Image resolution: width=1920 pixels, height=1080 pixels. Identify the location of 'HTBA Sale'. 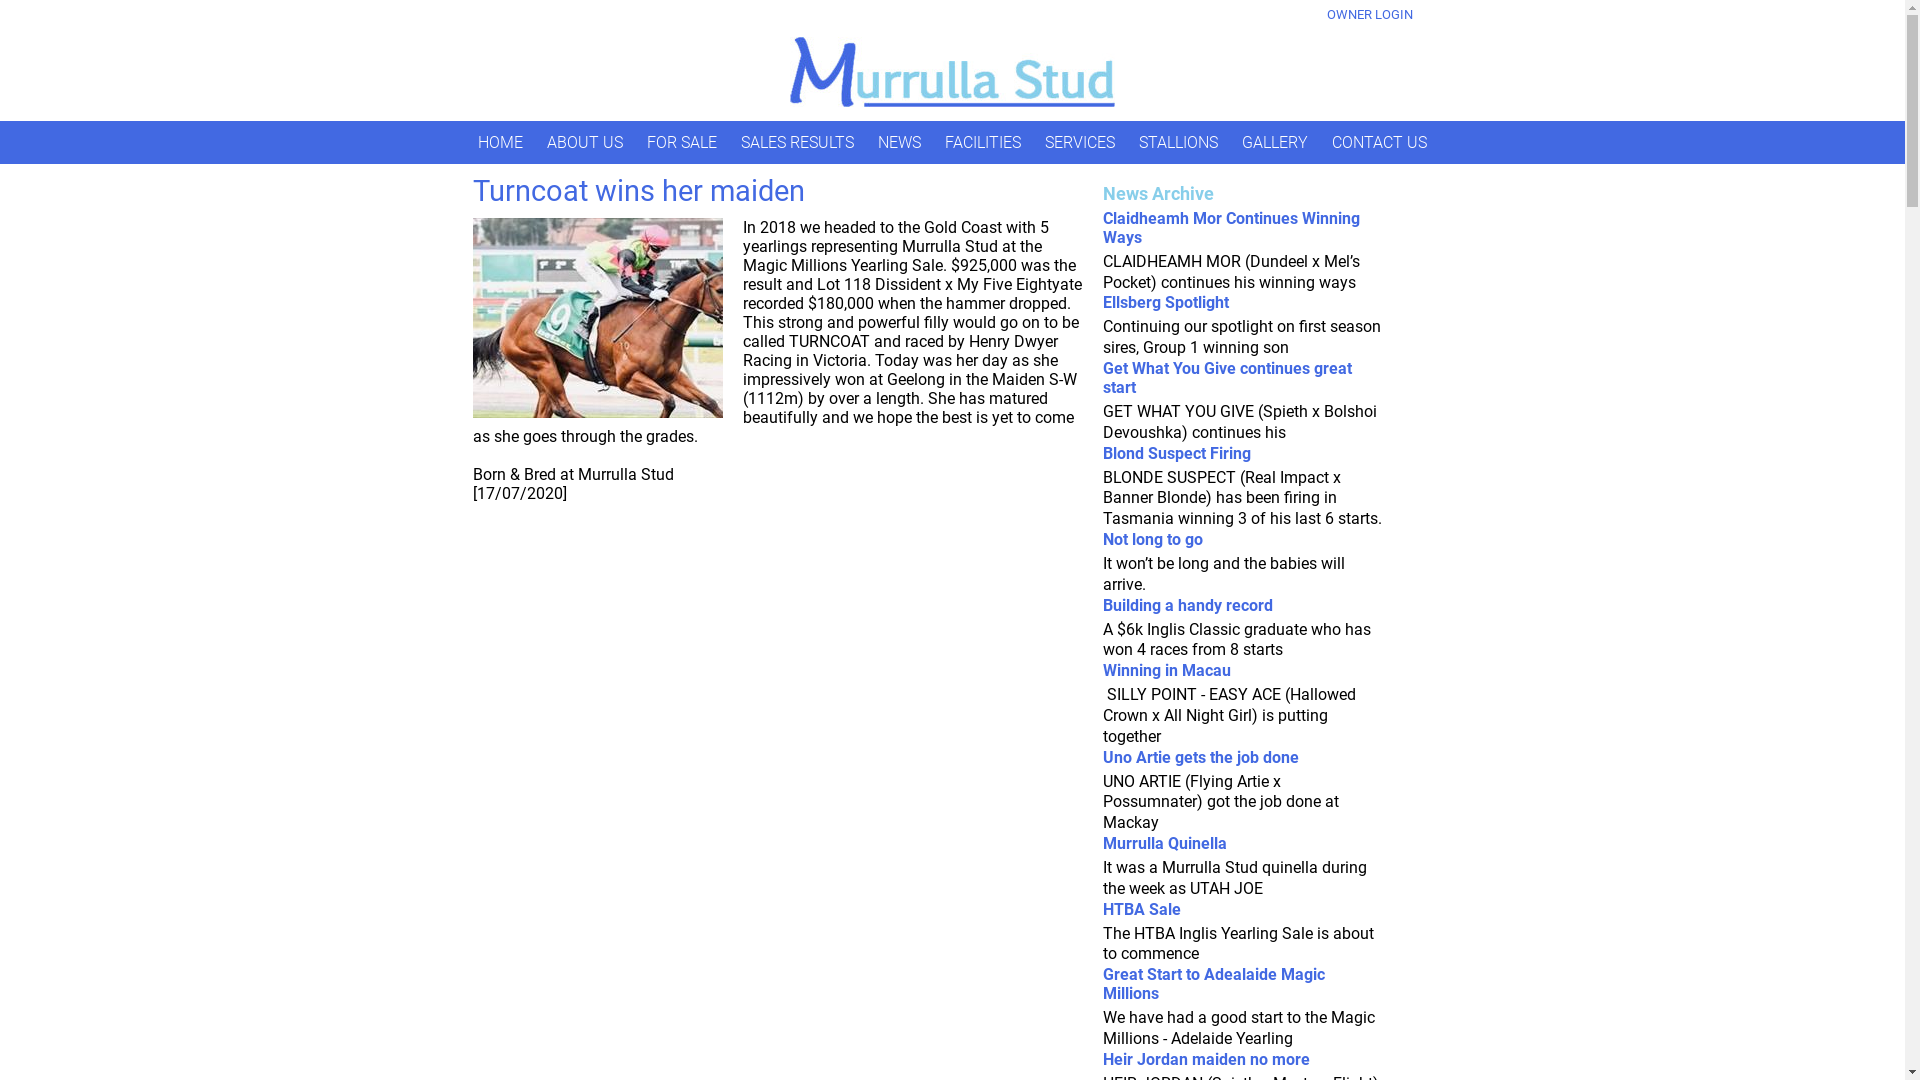
(1141, 909).